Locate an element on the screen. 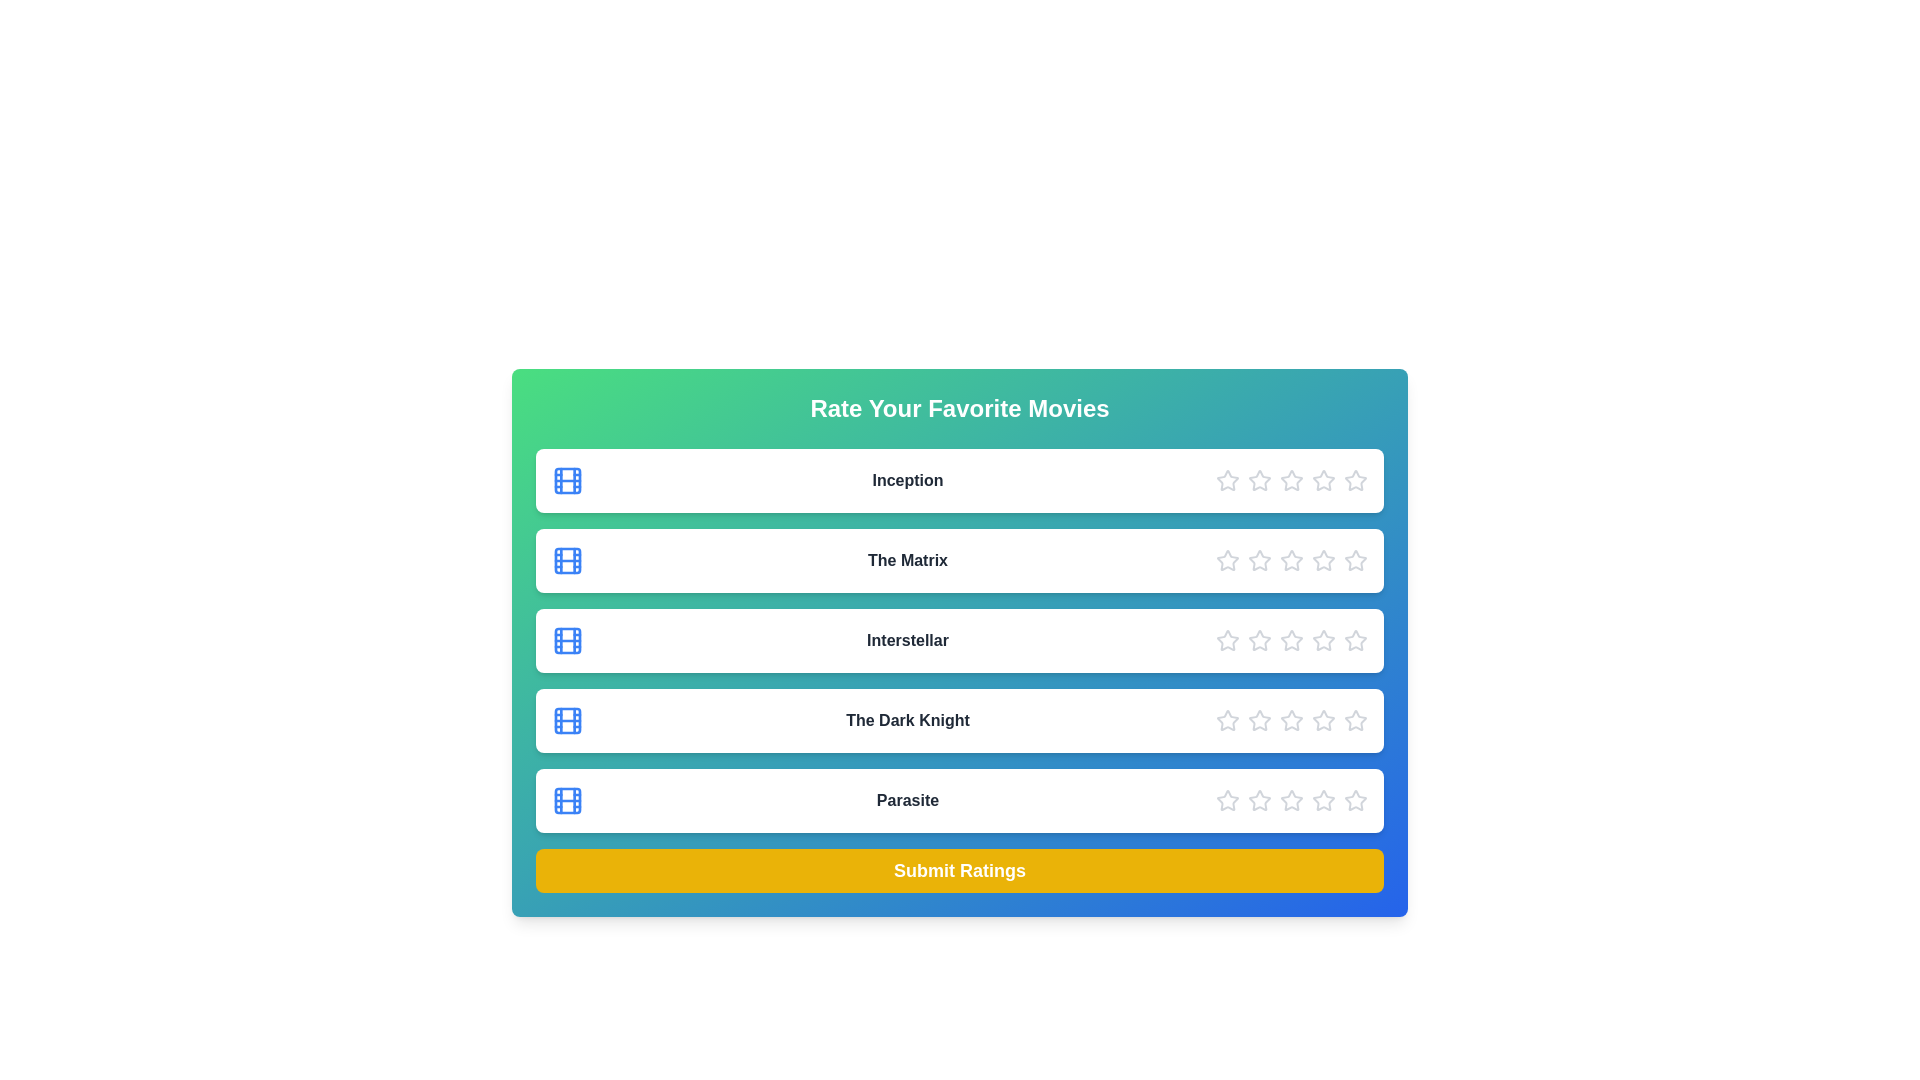  'Submit Ratings' button to submit the ratings is located at coordinates (960, 870).